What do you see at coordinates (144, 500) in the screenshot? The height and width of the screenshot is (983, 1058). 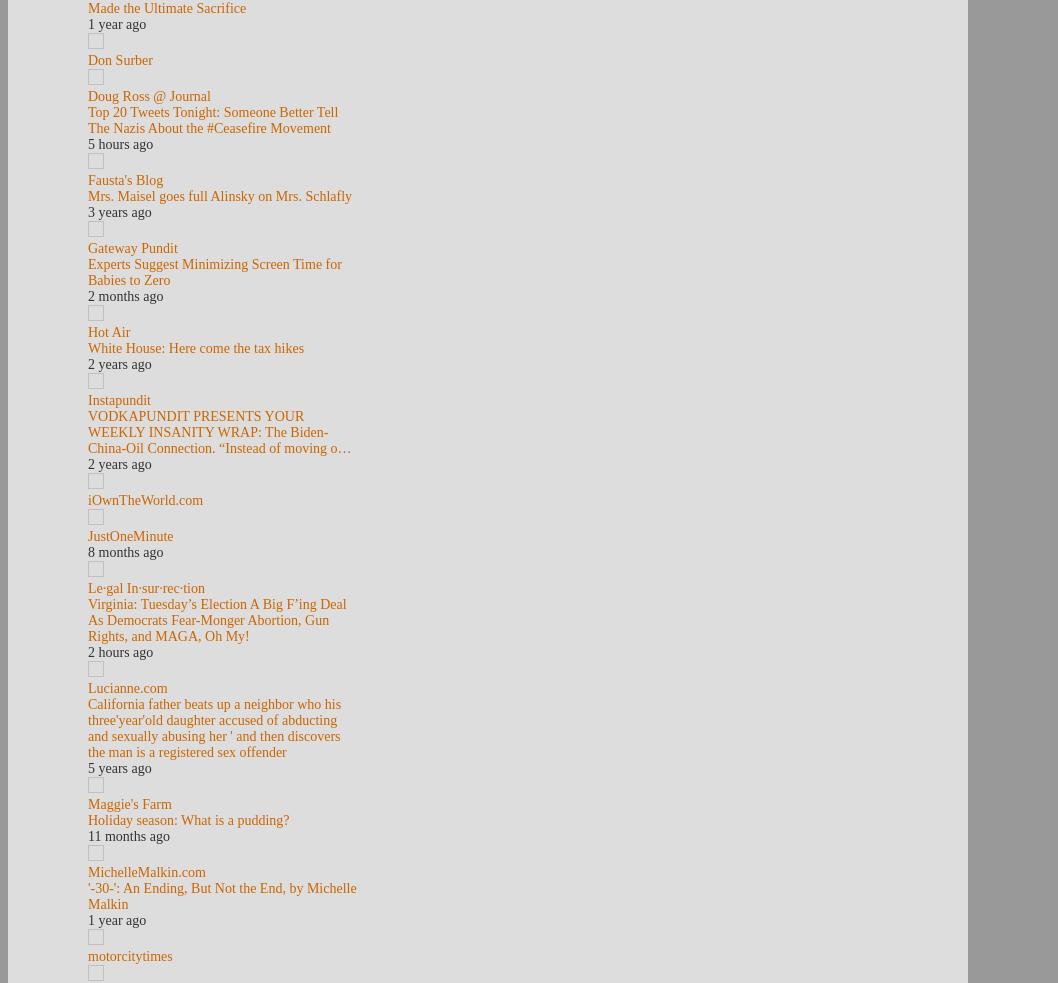 I see `'iOwnTheWorld.com'` at bounding box center [144, 500].